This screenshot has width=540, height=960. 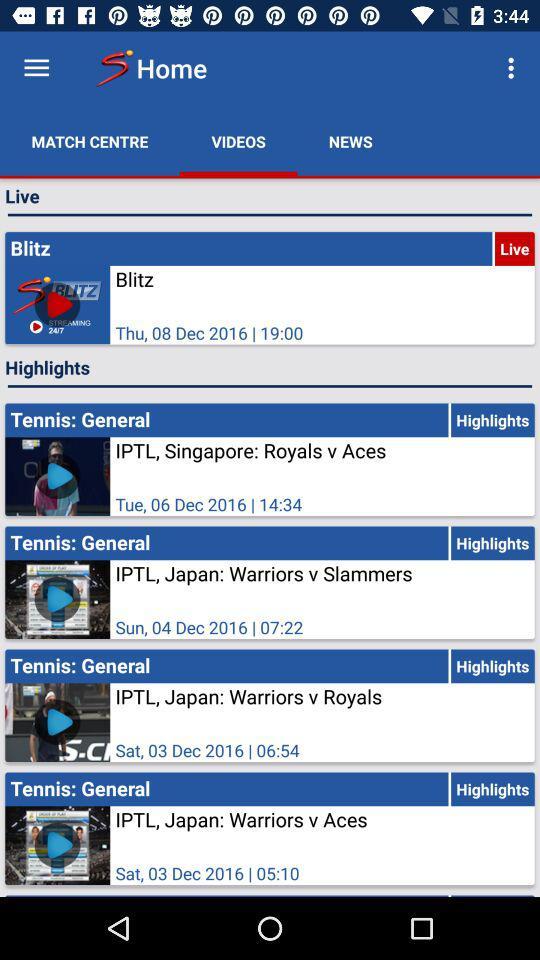 I want to click on the app to the right of the news item, so click(x=513, y=68).